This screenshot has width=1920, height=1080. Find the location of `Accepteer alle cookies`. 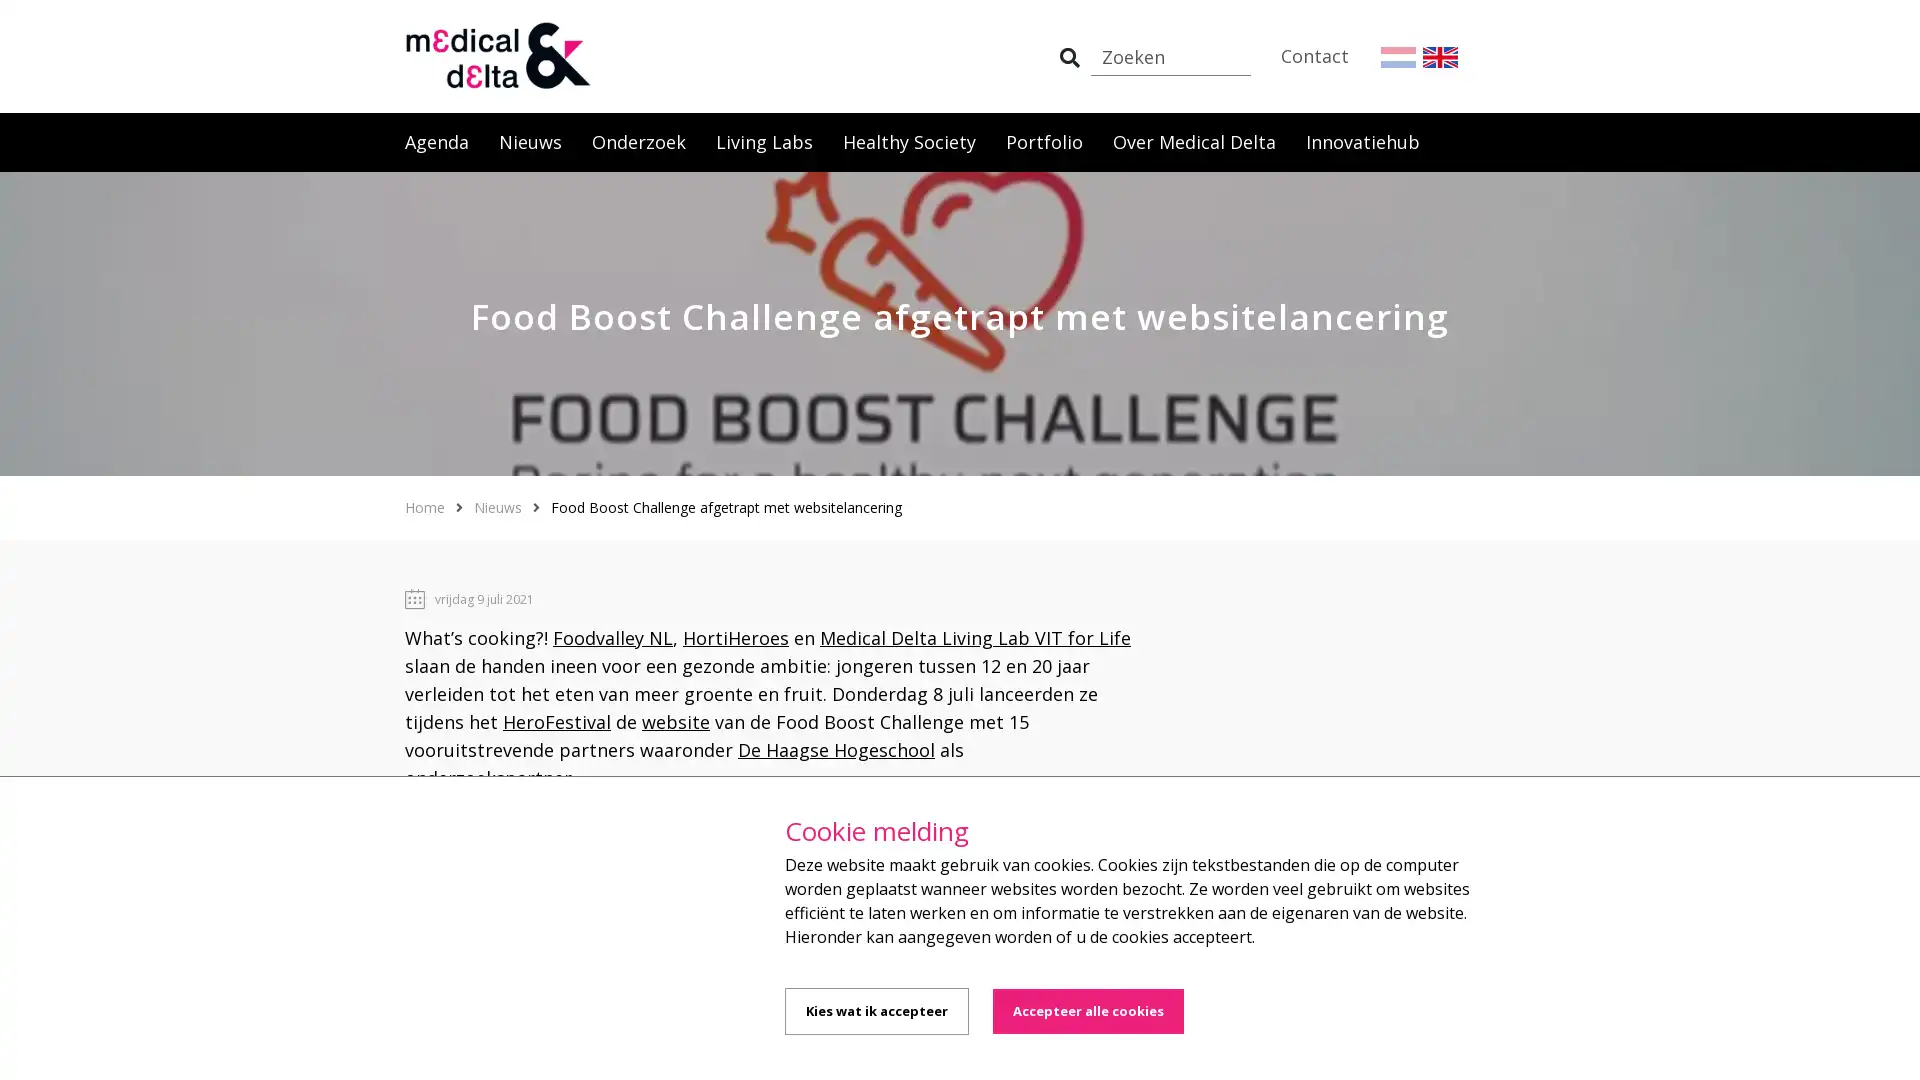

Accepteer alle cookies is located at coordinates (1087, 1011).